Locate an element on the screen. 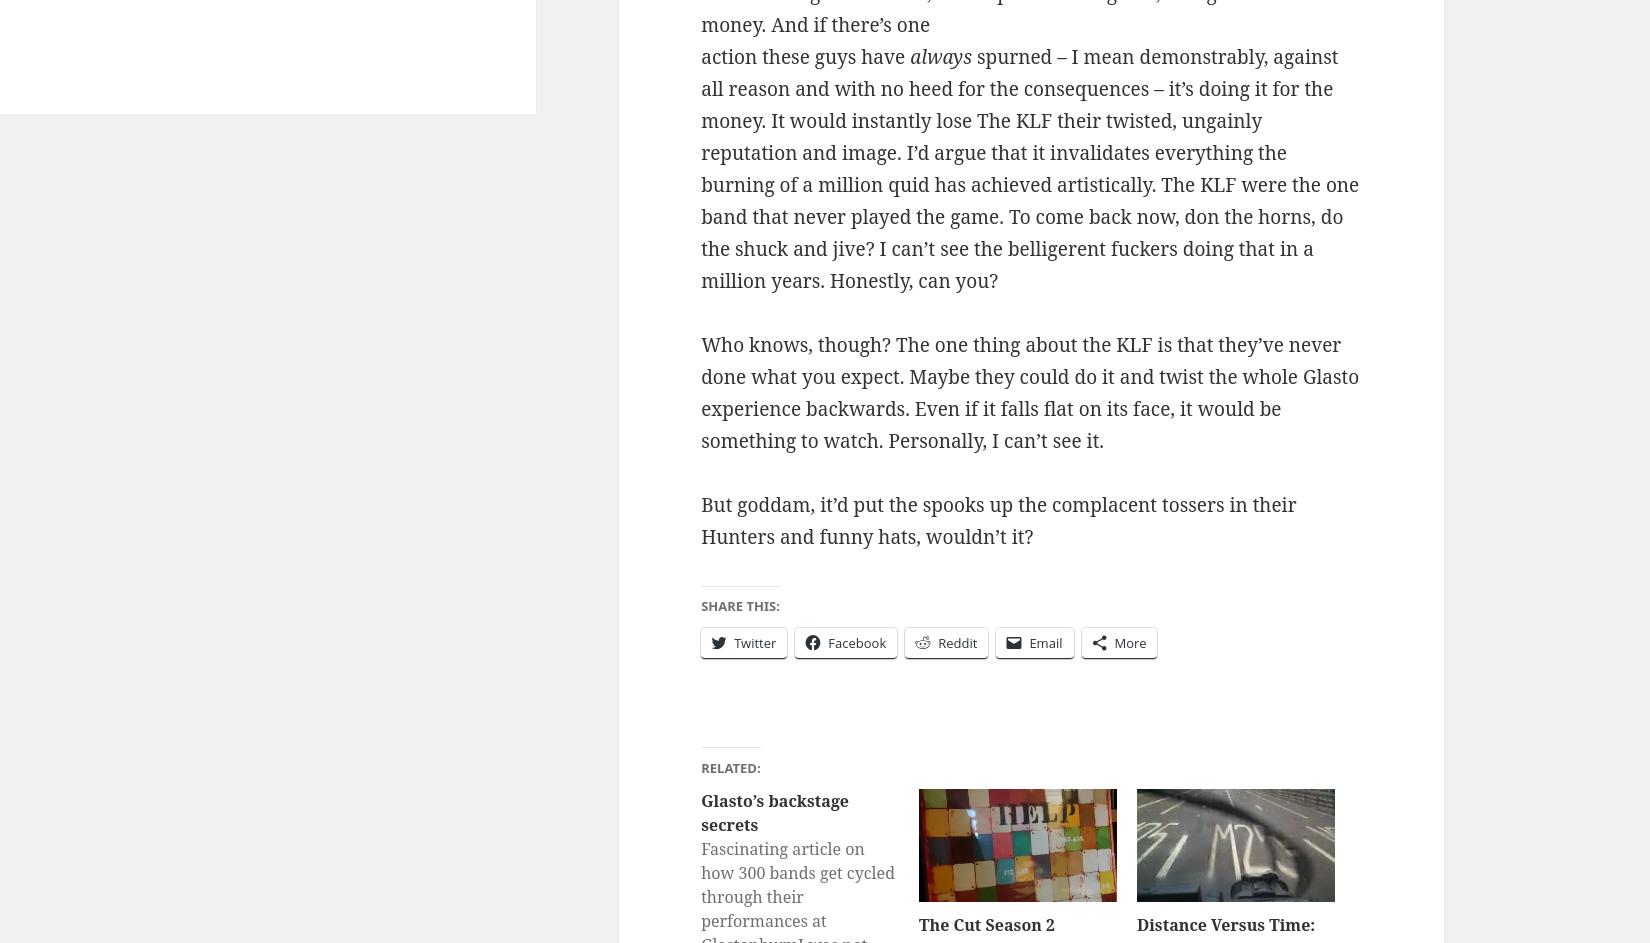 The height and width of the screenshot is (943, 1650). 'But goddam, it’d put the spooks up the complacent tossers in their Hunters and funny hats, wouldn’t it?' is located at coordinates (998, 518).